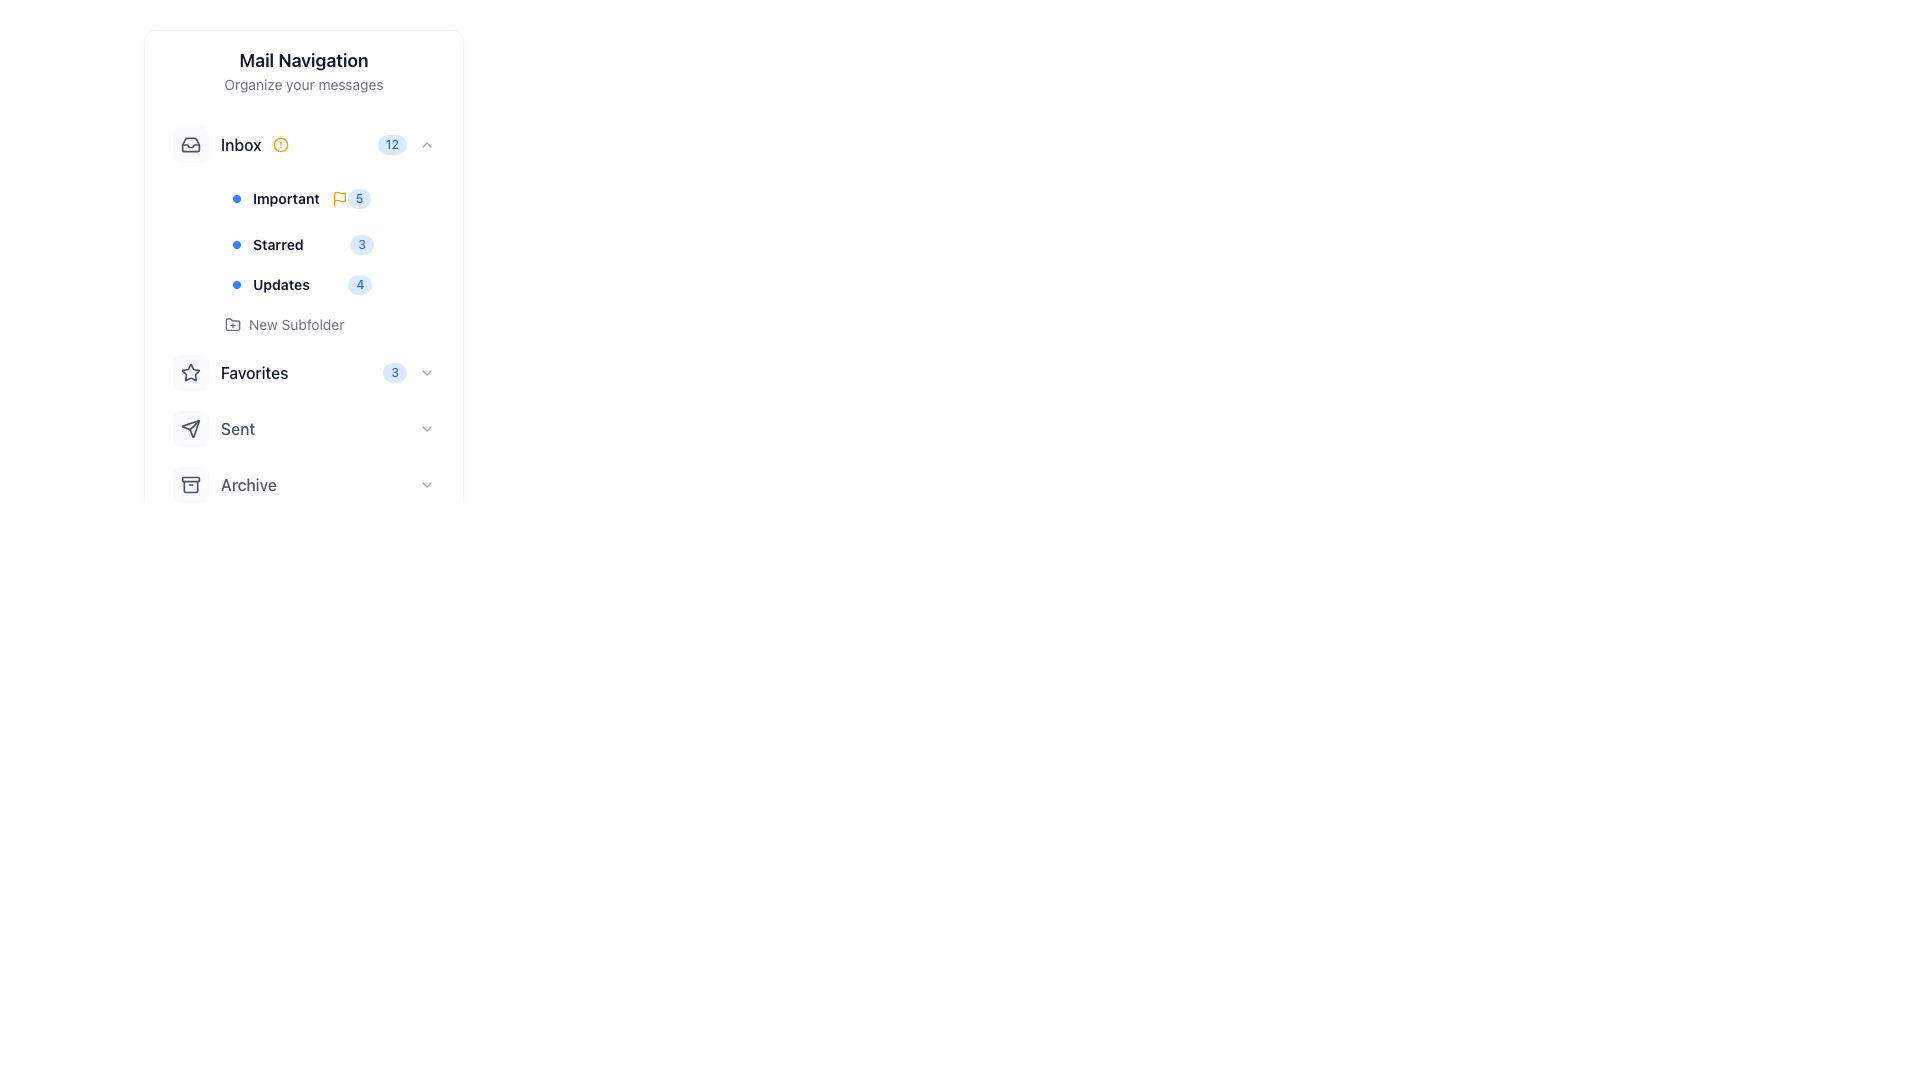  I want to click on the 'Sent' clickable navigation item in the Favorites section, so click(302, 427).